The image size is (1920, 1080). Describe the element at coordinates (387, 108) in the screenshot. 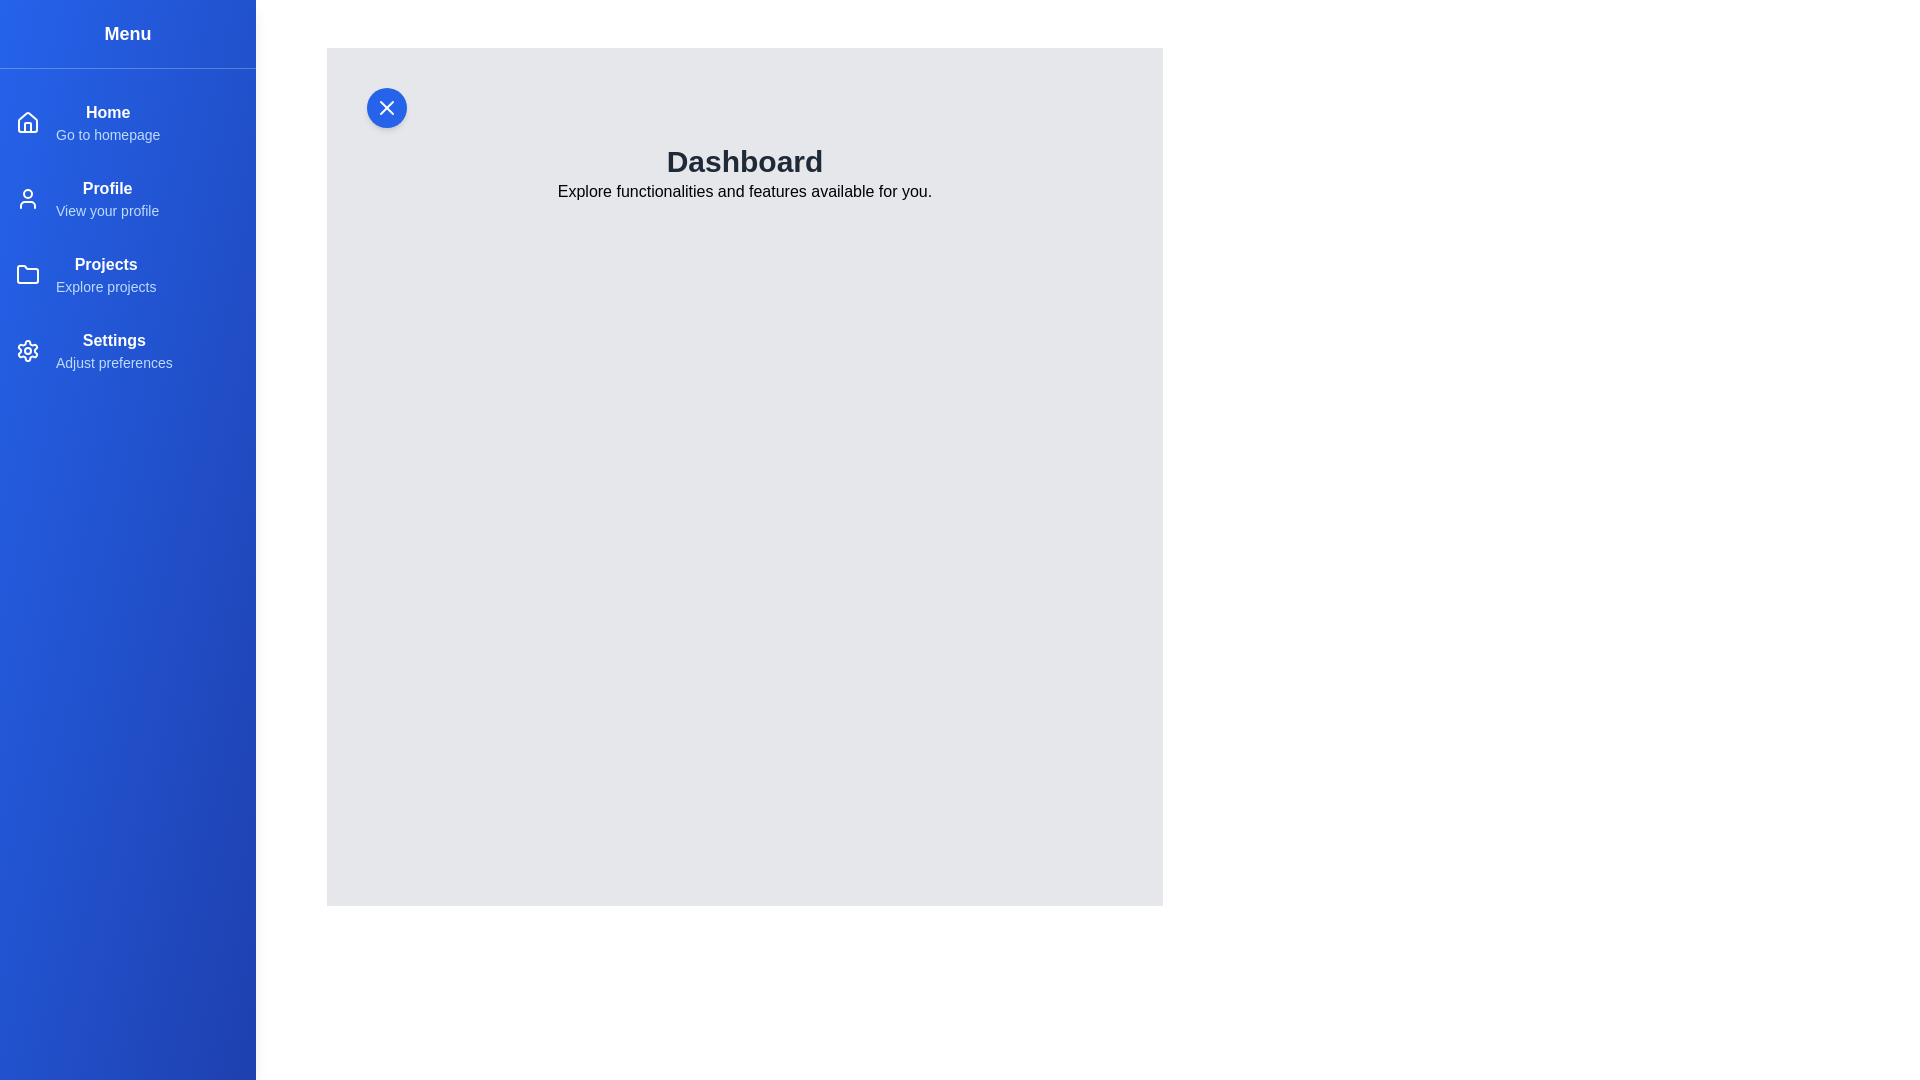

I see `the close button to hide the drawer` at that location.